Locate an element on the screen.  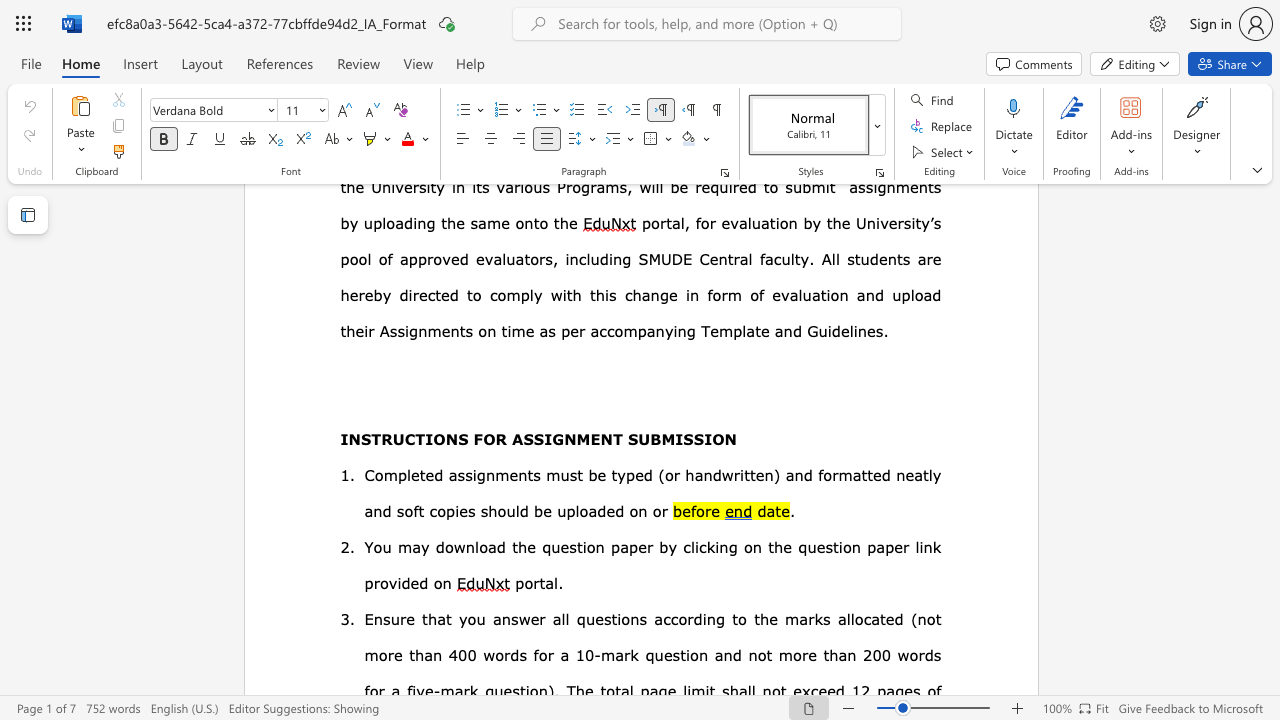
the subset text "hou" within the text "and formatted neatly and soft copies should be uploaded on or" is located at coordinates (488, 509).